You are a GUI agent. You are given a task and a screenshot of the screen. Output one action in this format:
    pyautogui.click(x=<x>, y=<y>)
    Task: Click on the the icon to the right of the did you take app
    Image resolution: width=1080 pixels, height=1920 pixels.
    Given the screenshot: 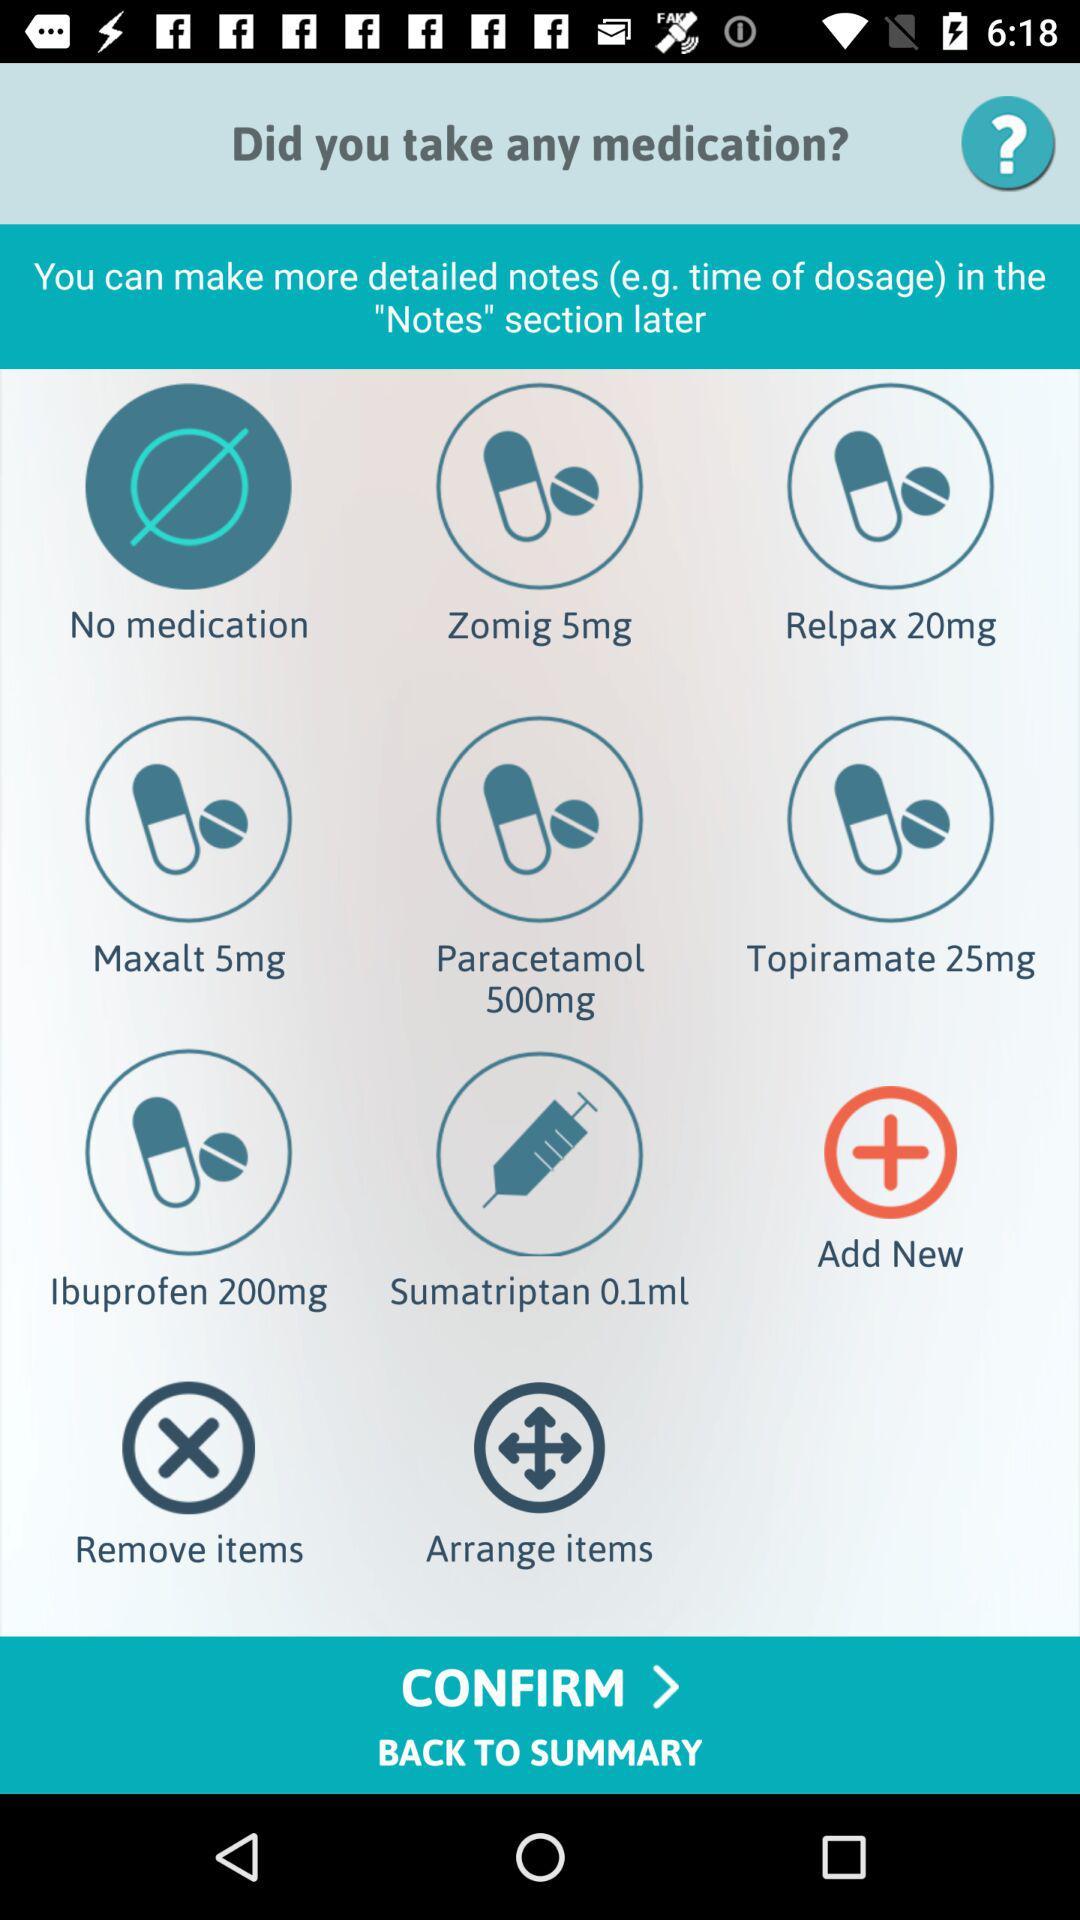 What is the action you would take?
    pyautogui.click(x=1015, y=142)
    